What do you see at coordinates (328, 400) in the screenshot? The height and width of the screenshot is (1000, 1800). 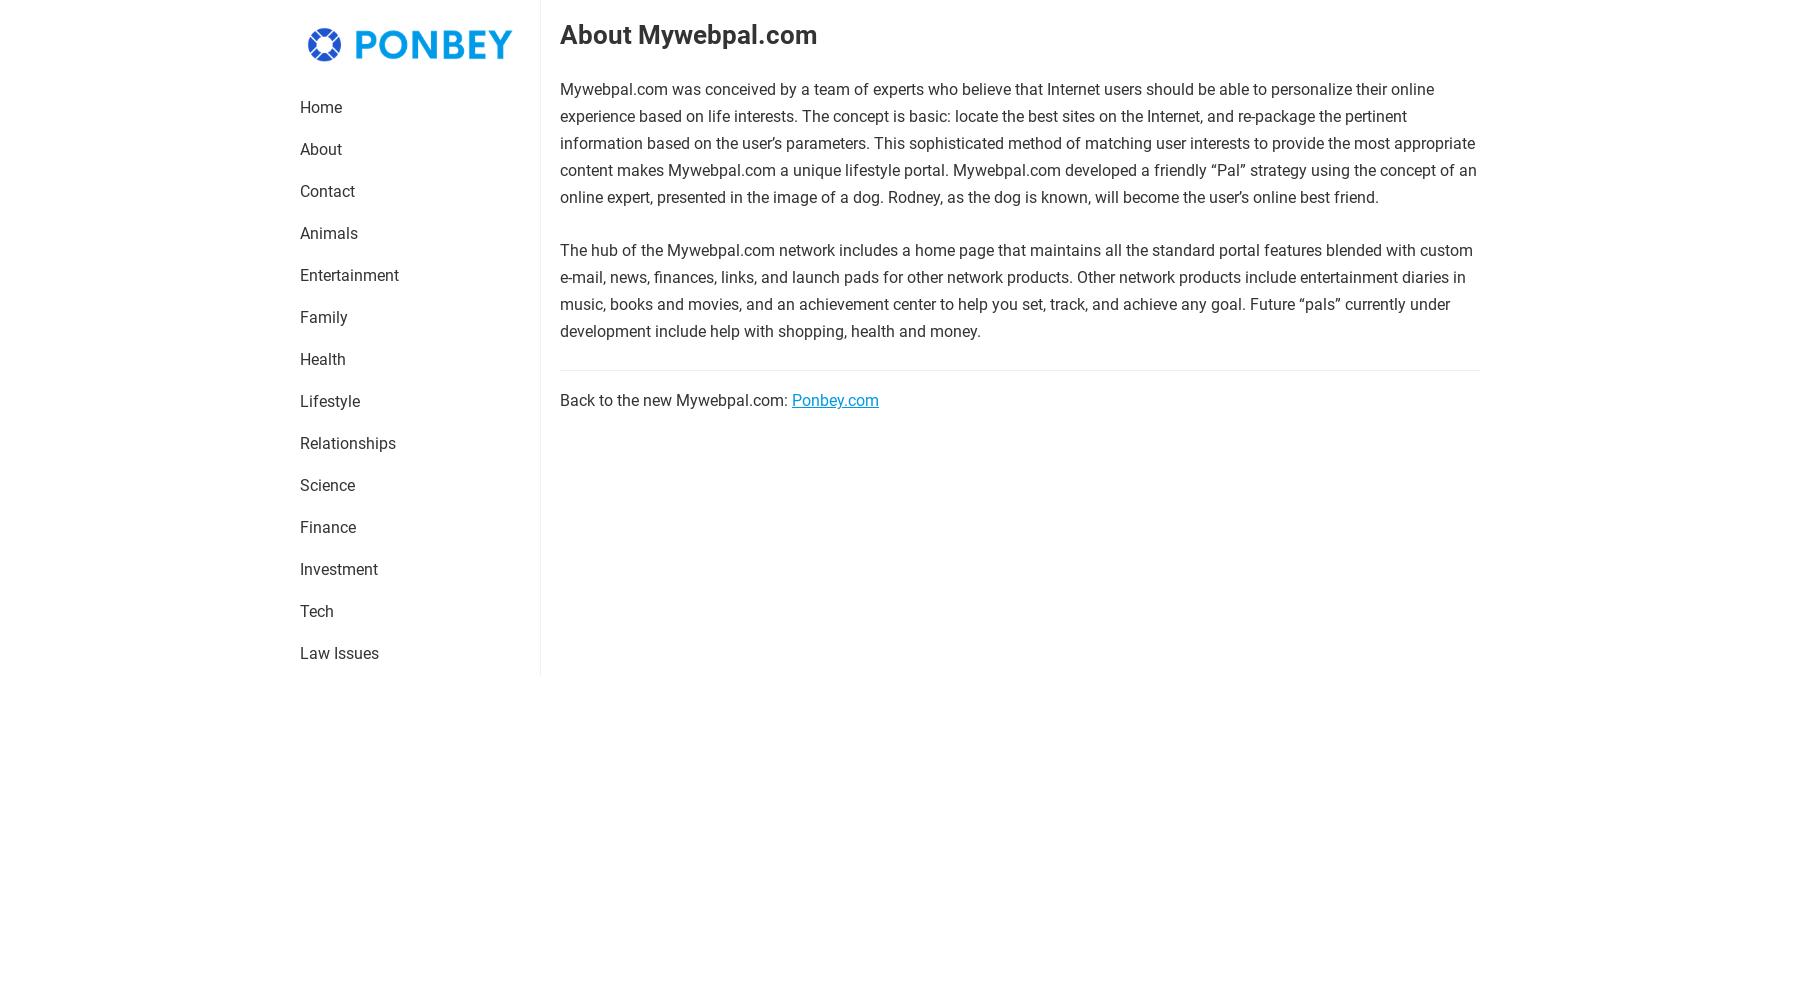 I see `'Lifestyle'` at bounding box center [328, 400].